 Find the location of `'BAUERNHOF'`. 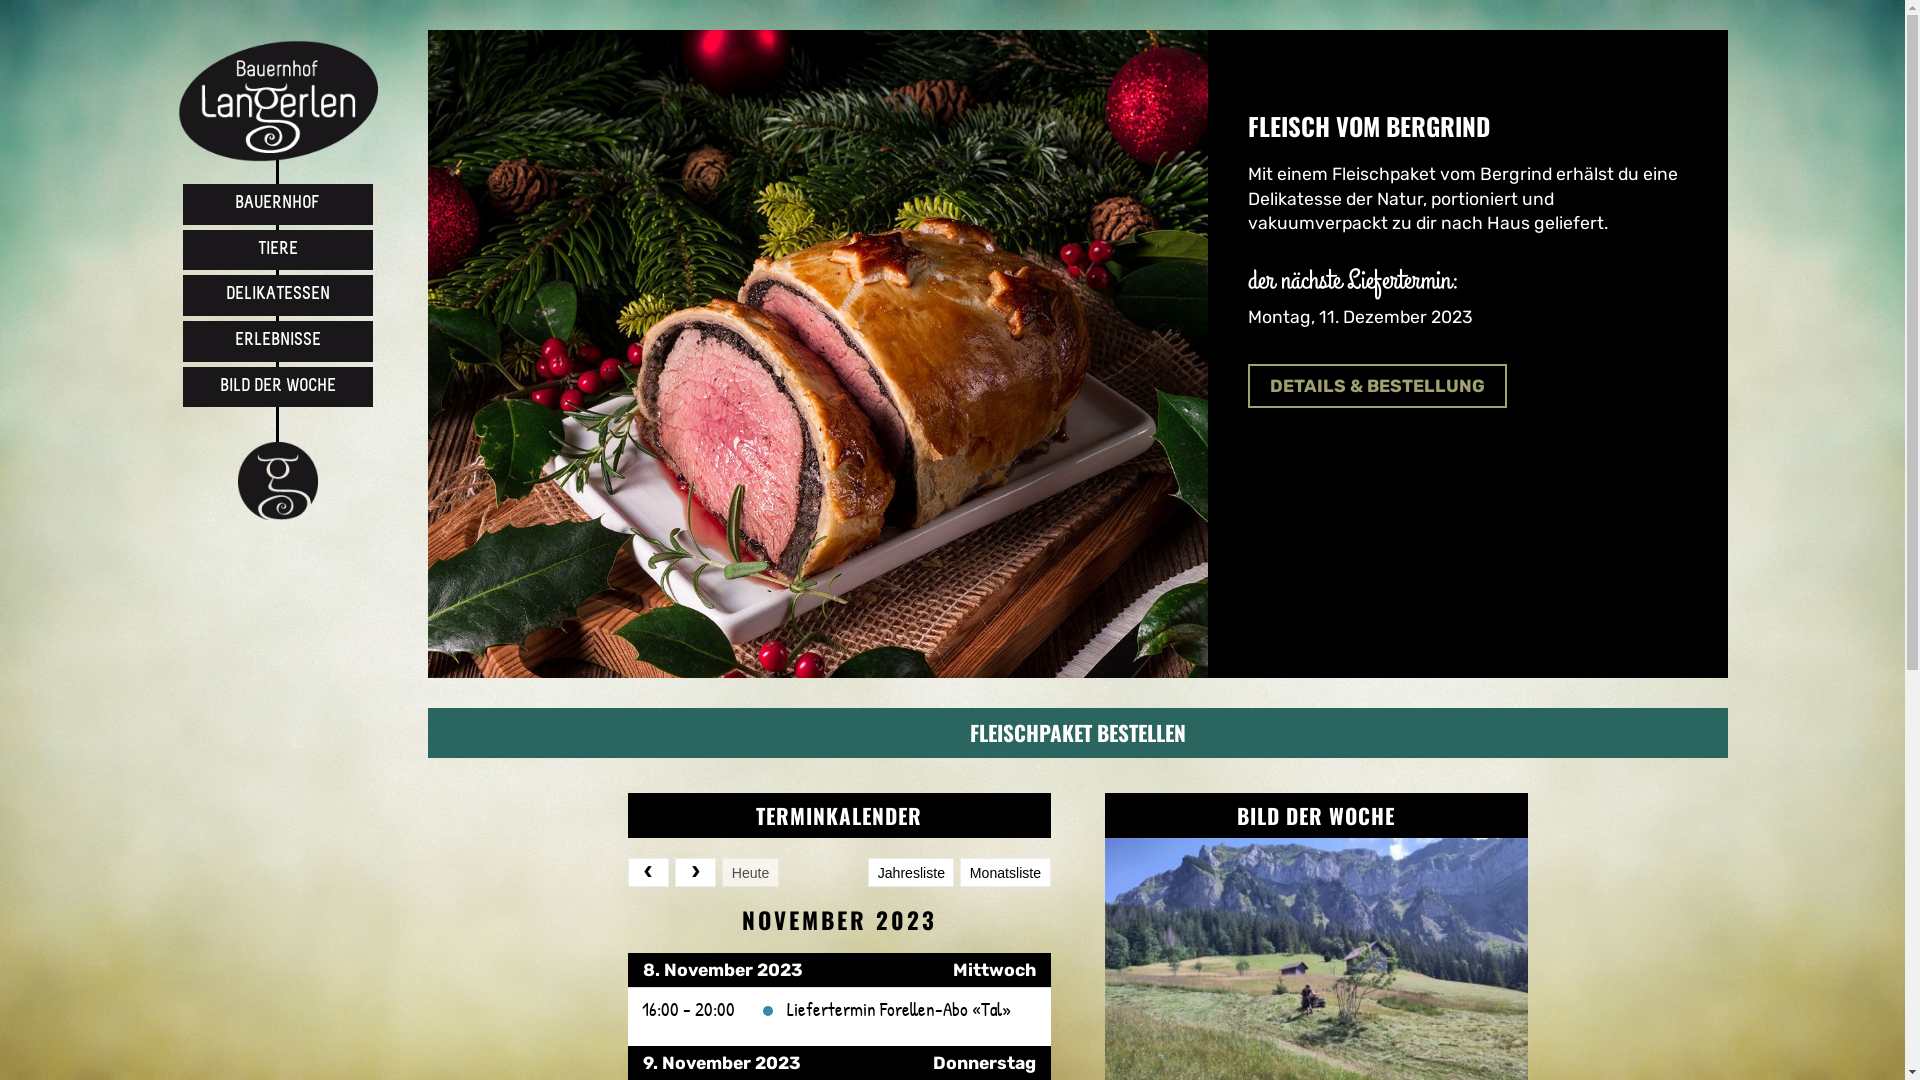

'BAUERNHOF' is located at coordinates (276, 204).